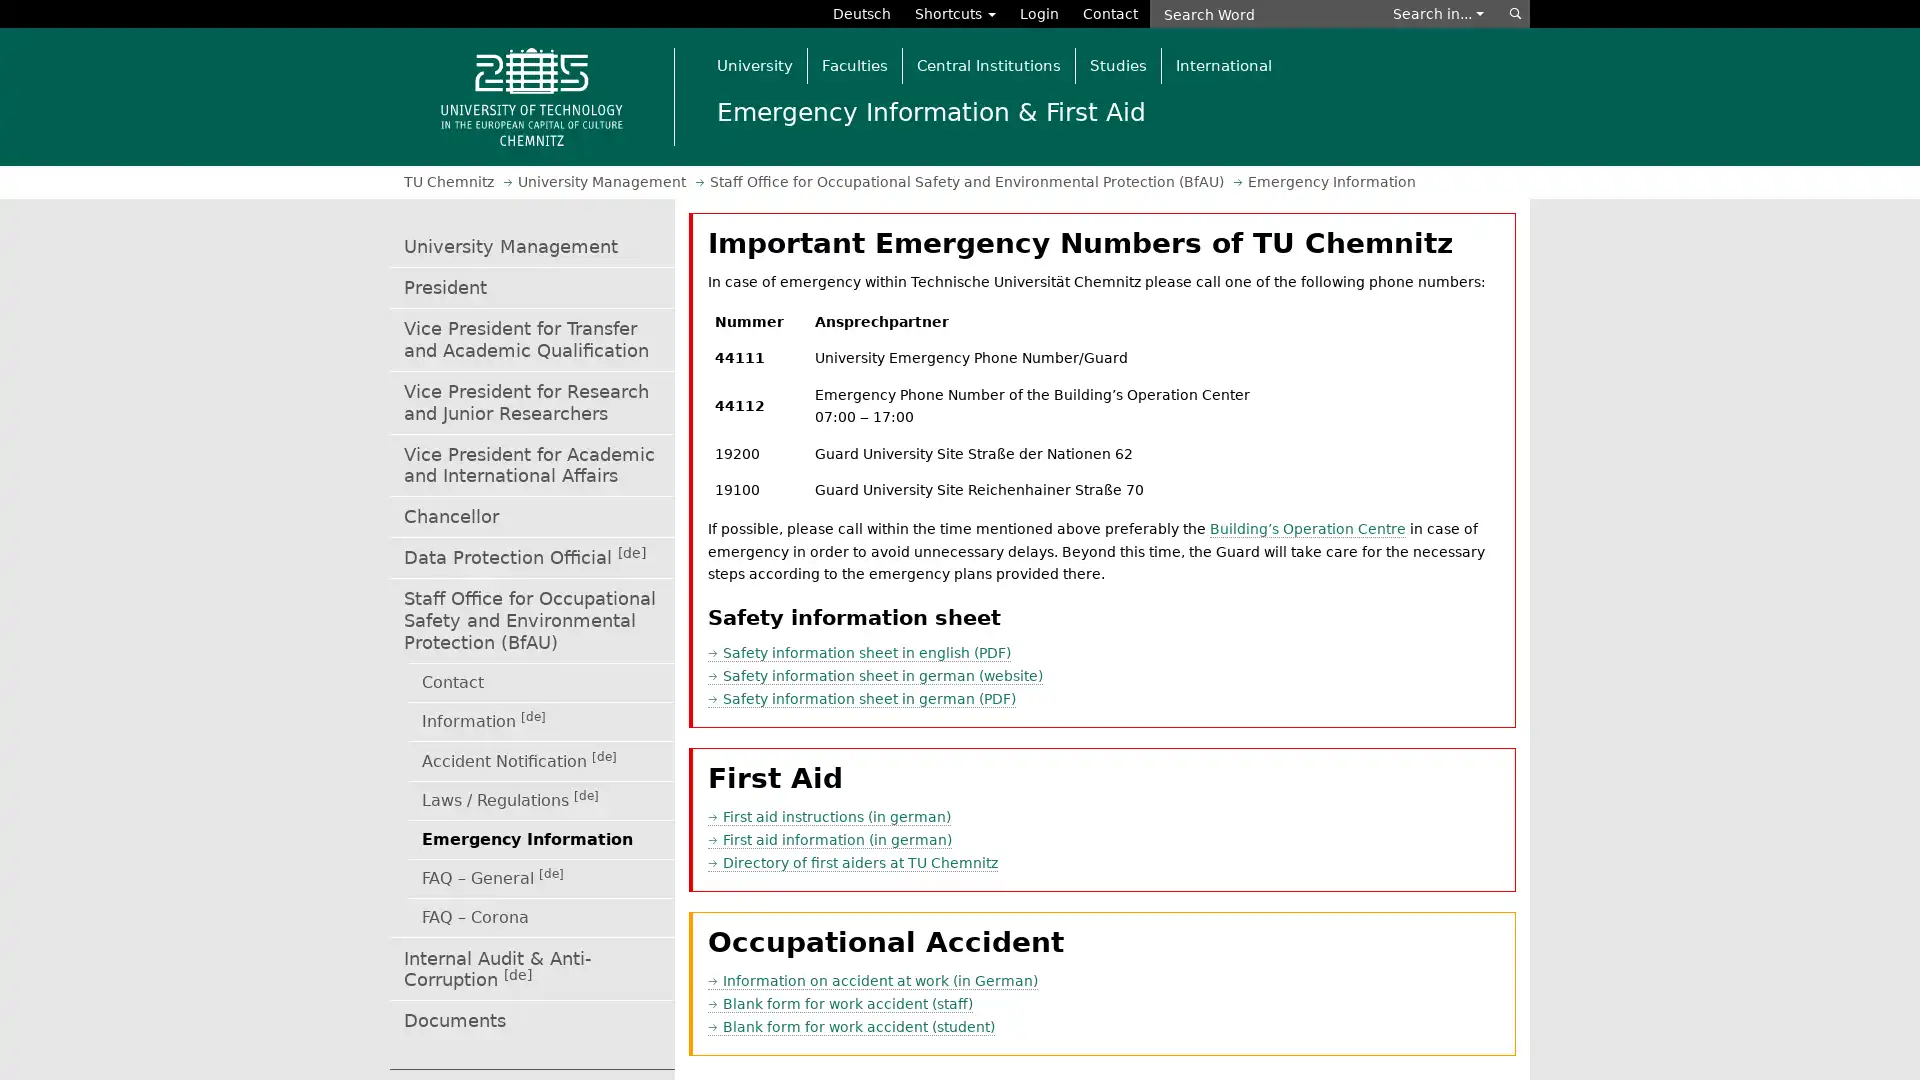  I want to click on Faculties, so click(854, 64).